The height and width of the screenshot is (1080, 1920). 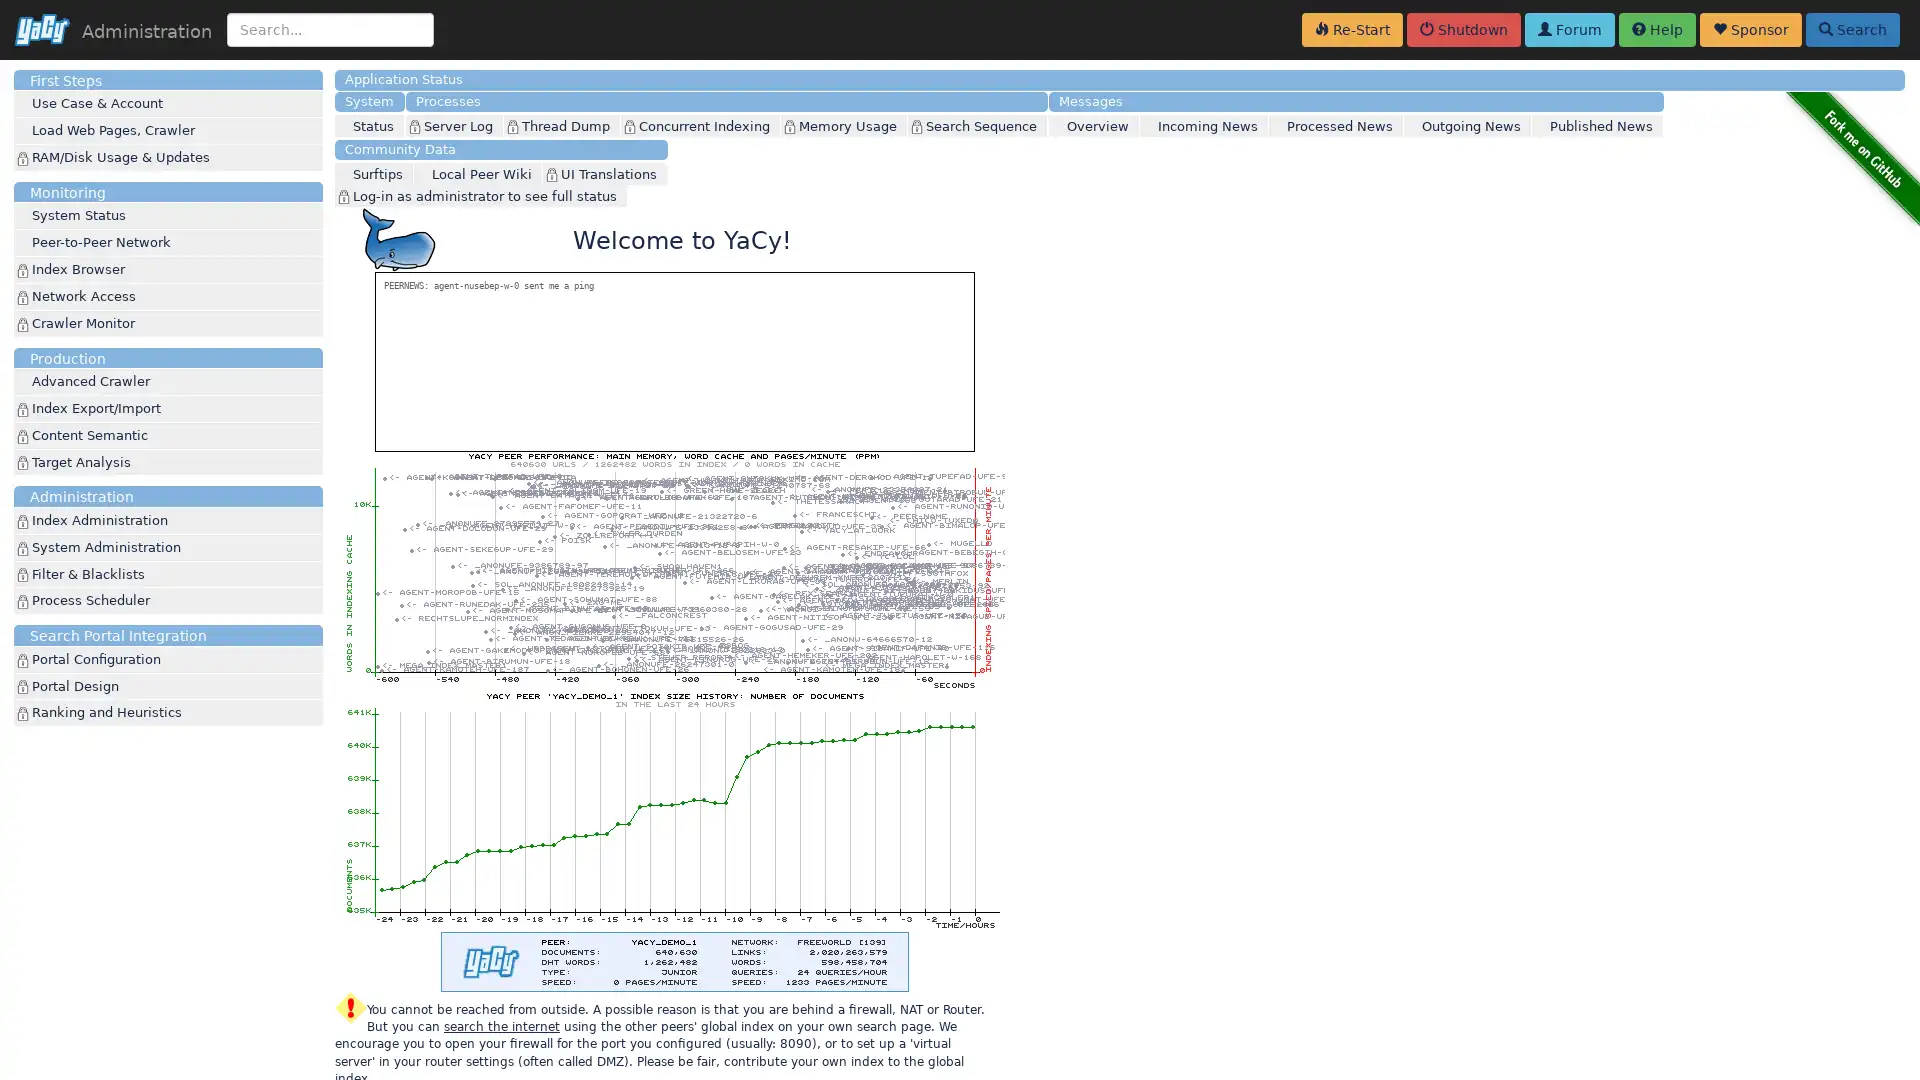 What do you see at coordinates (1657, 30) in the screenshot?
I see `Help` at bounding box center [1657, 30].